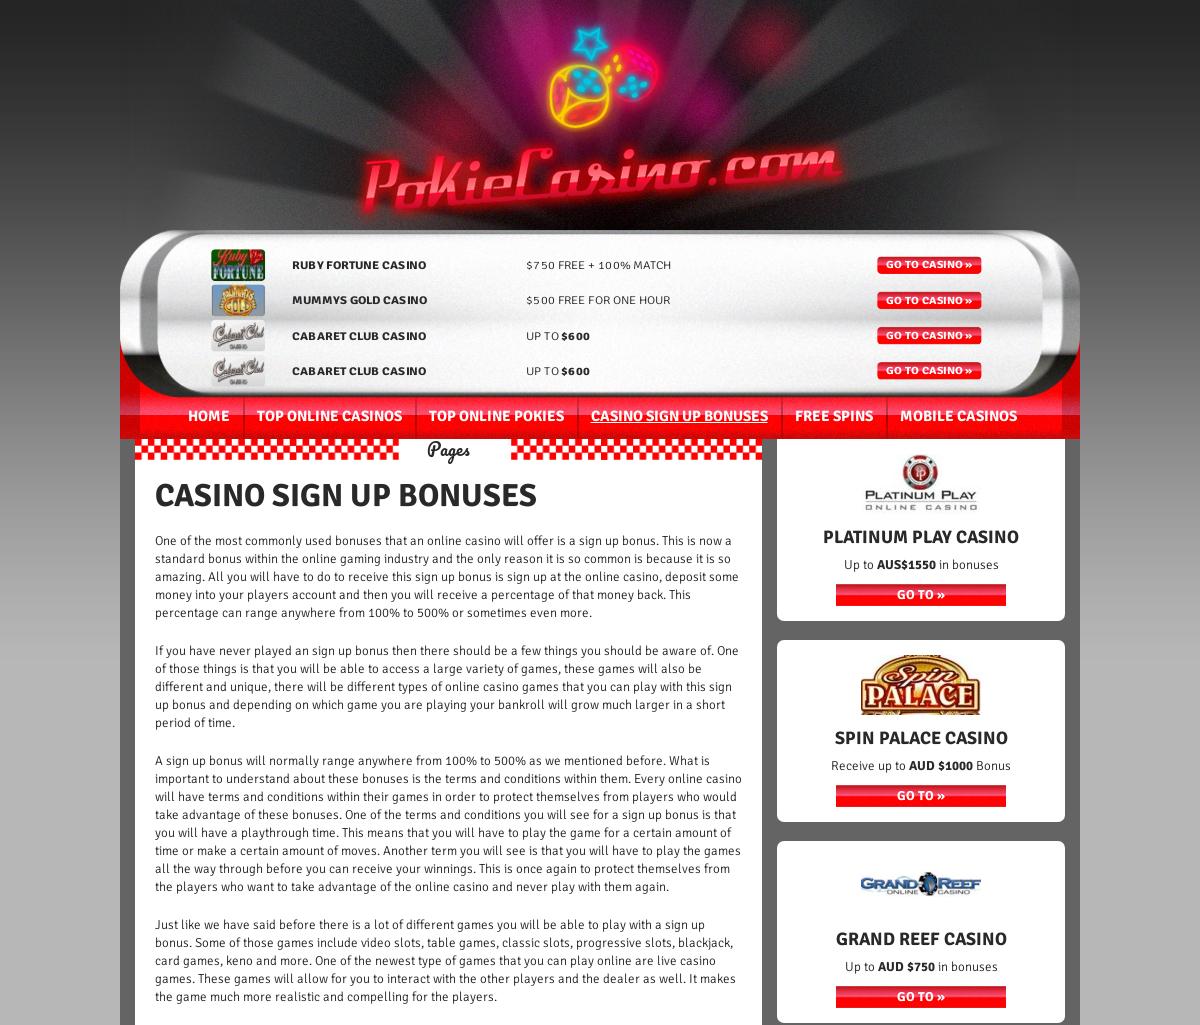  What do you see at coordinates (921, 535) in the screenshot?
I see `'Platinum PLay Casino'` at bounding box center [921, 535].